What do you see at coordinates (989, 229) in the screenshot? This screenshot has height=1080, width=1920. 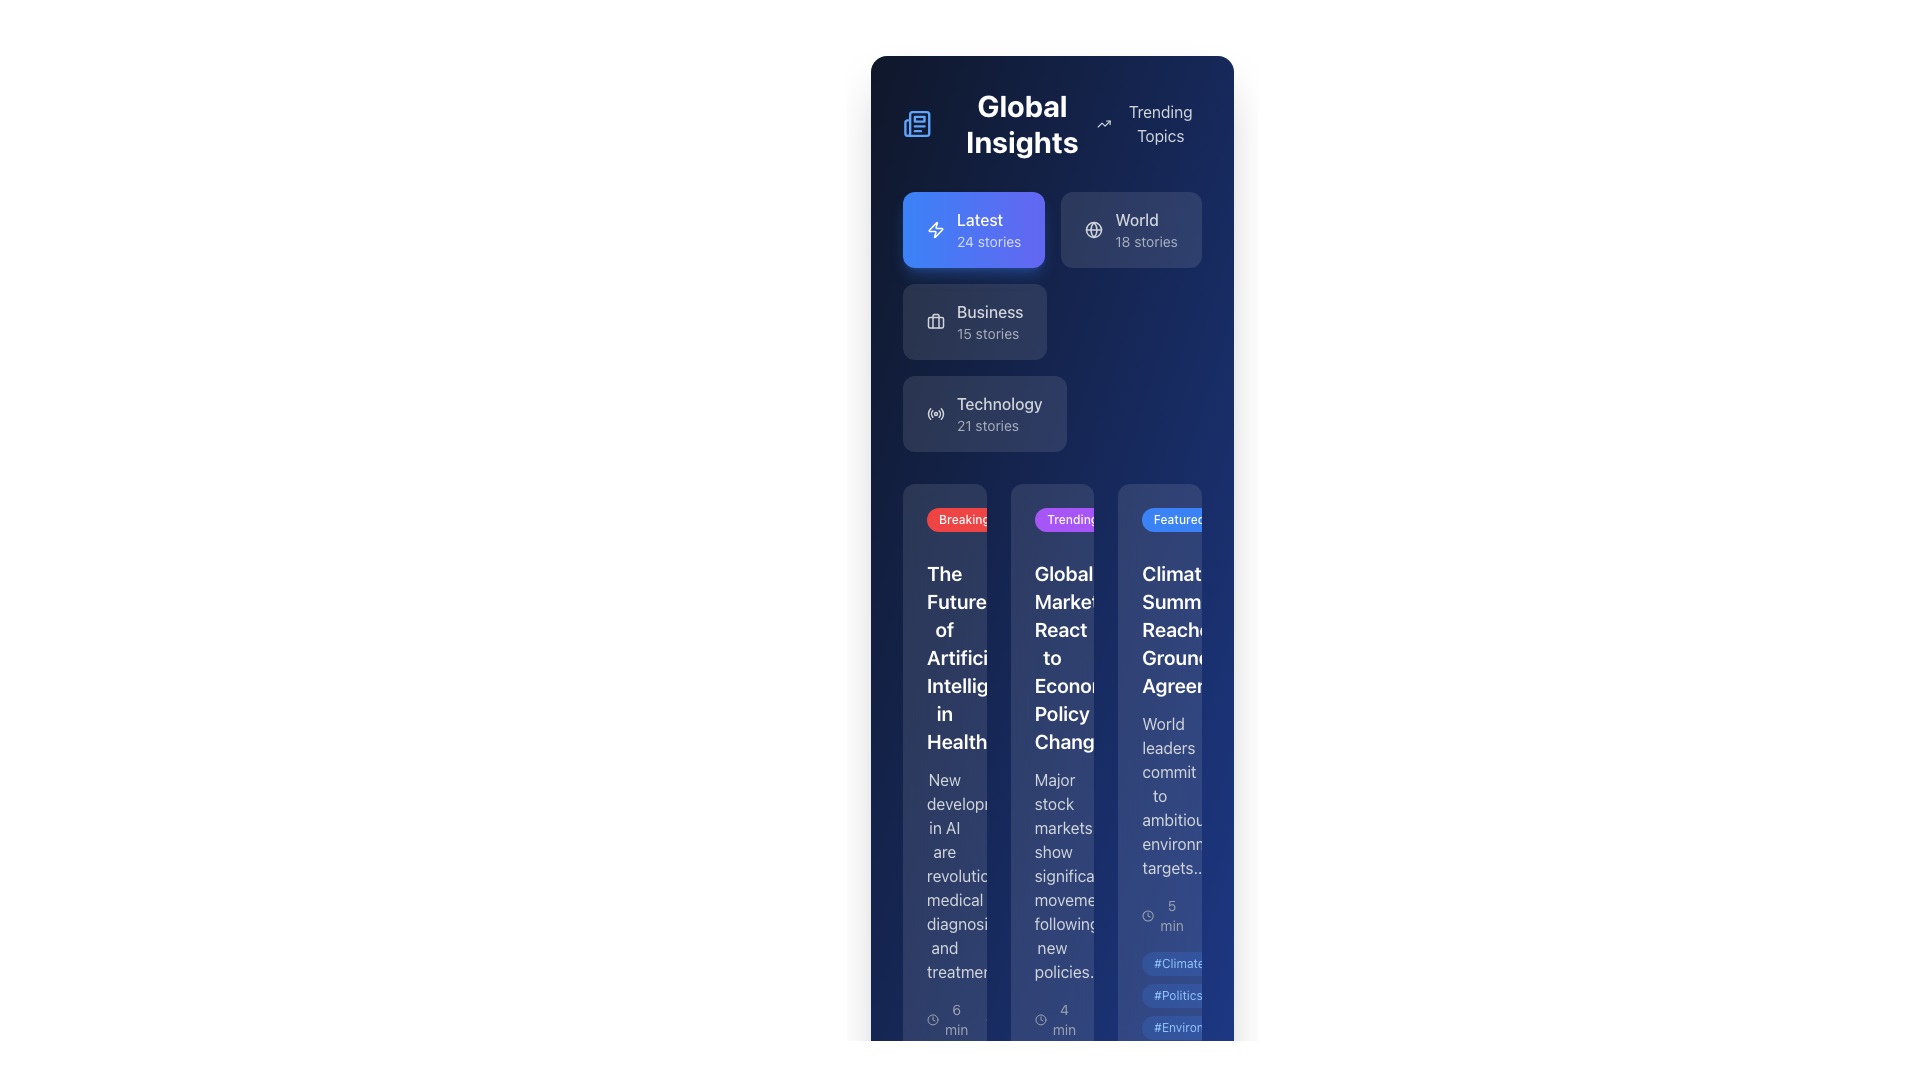 I see `the 'Latest' text label within the button element` at bounding box center [989, 229].